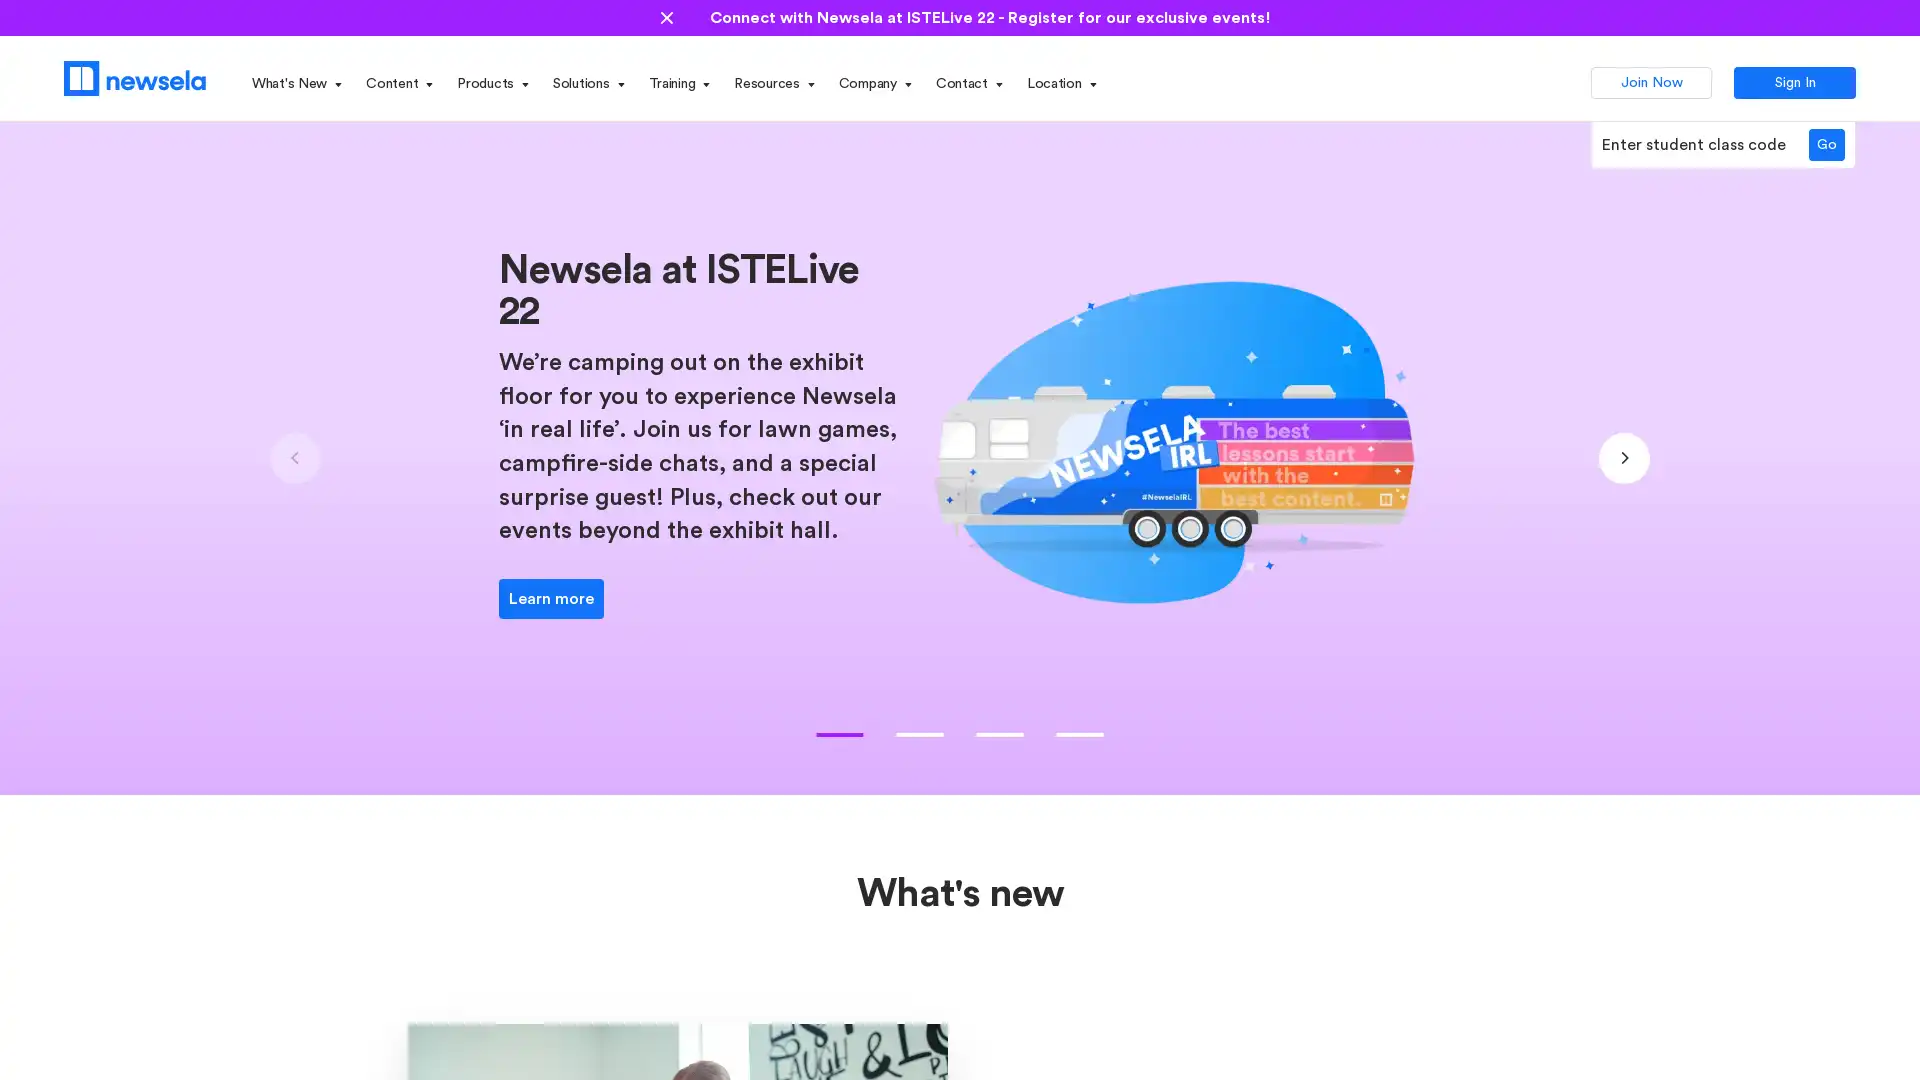  What do you see at coordinates (708, 82) in the screenshot?
I see `Open Training dropdown` at bounding box center [708, 82].